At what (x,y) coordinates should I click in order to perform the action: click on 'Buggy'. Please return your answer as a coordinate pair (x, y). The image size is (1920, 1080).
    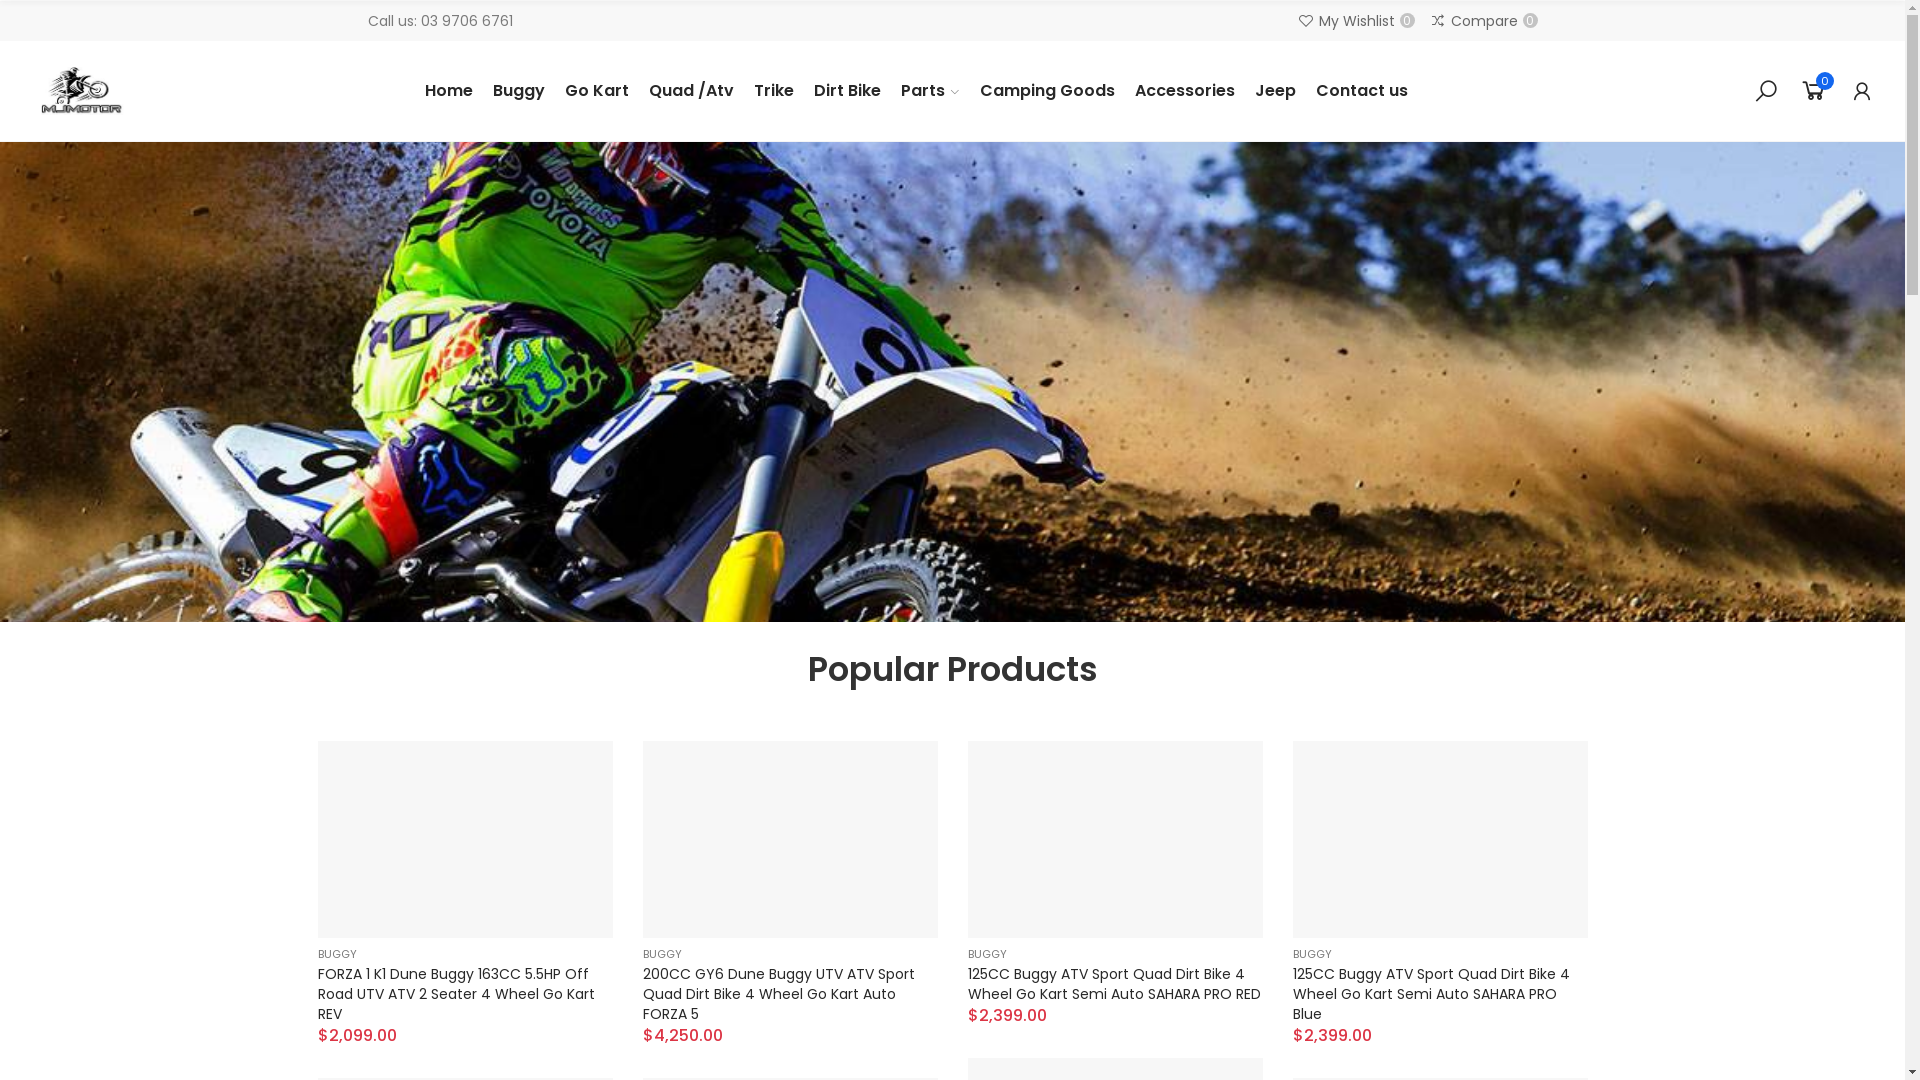
    Looking at the image, I should click on (518, 91).